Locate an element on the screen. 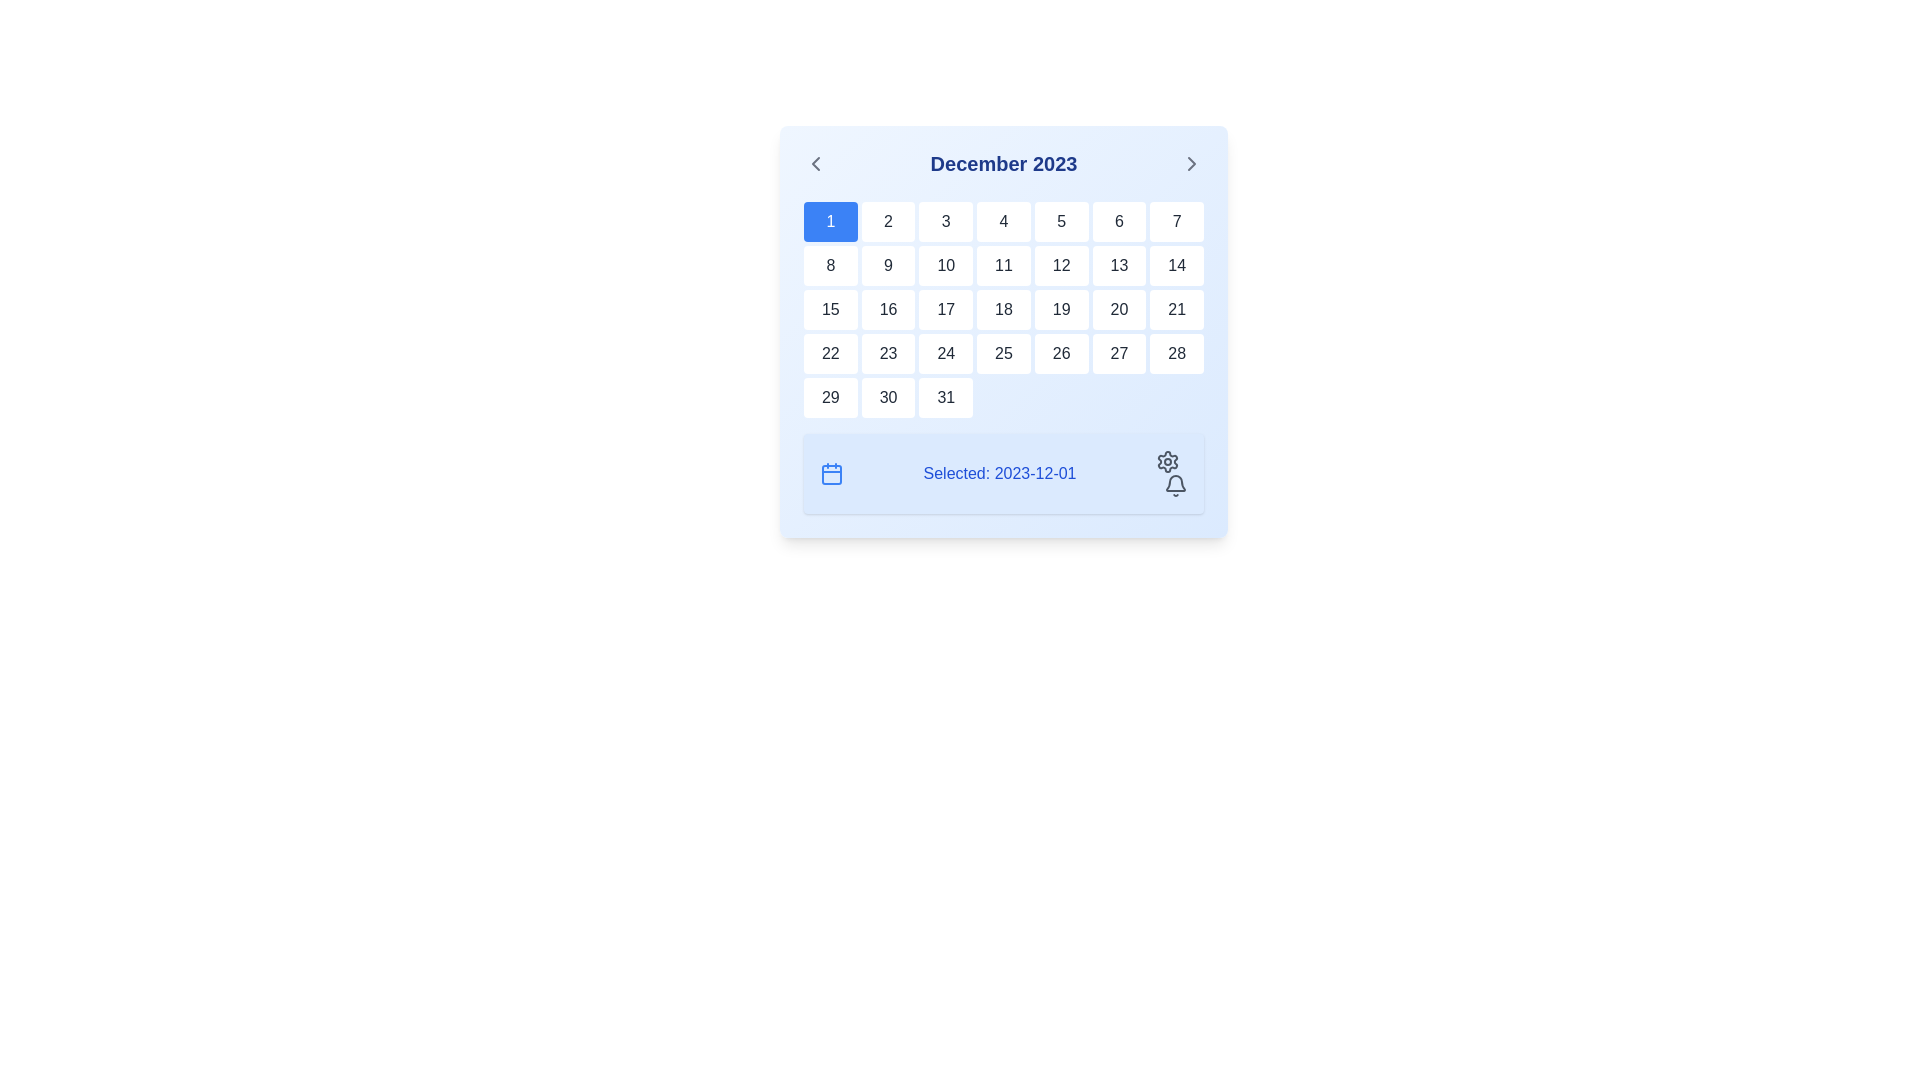  displayed text 'Selected: 2023-12-01' from the Informational panel with a light blue background and rounded borders, located below the calendar grid is located at coordinates (1003, 474).